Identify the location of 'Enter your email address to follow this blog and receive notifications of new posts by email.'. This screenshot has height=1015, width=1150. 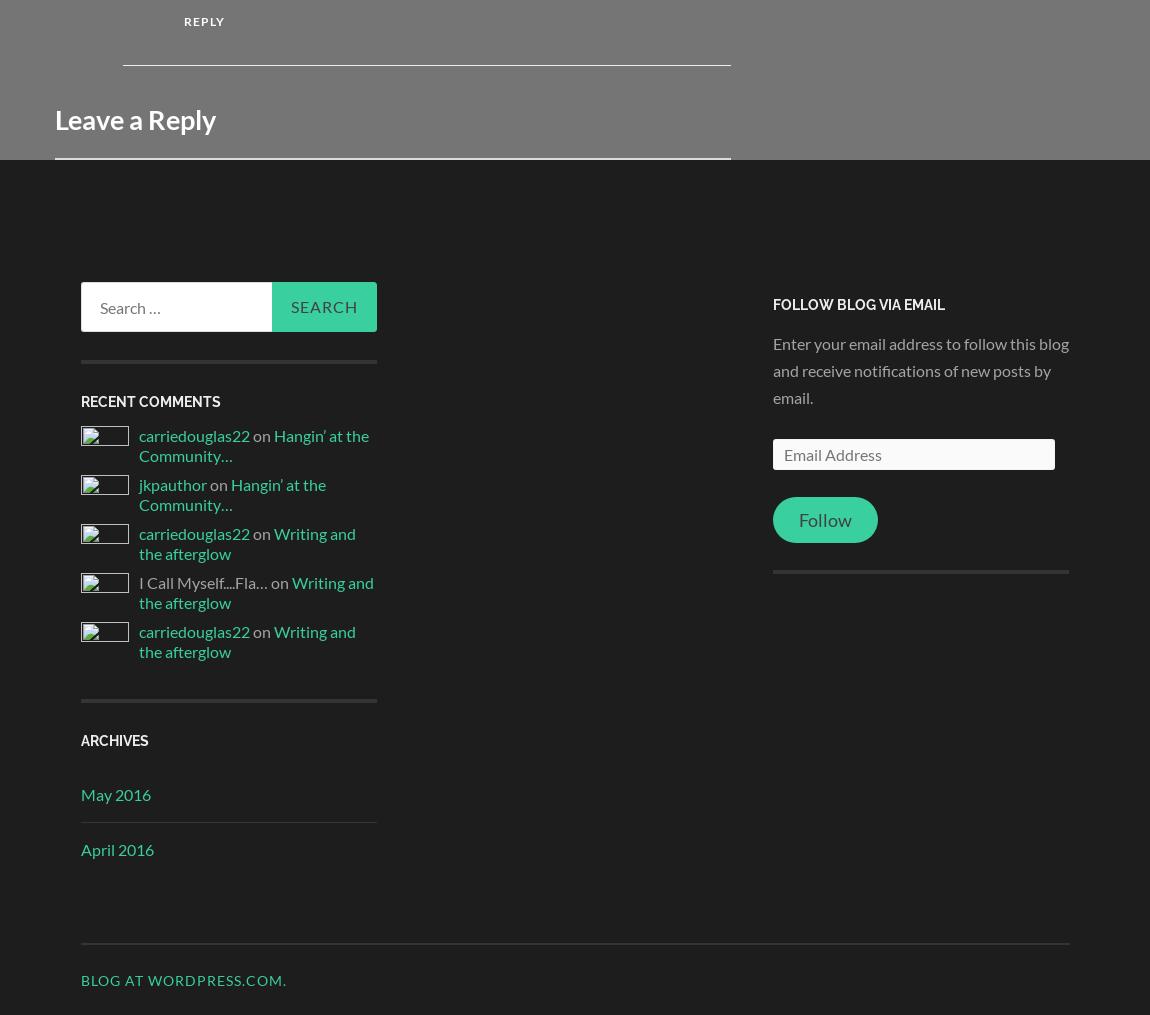
(920, 369).